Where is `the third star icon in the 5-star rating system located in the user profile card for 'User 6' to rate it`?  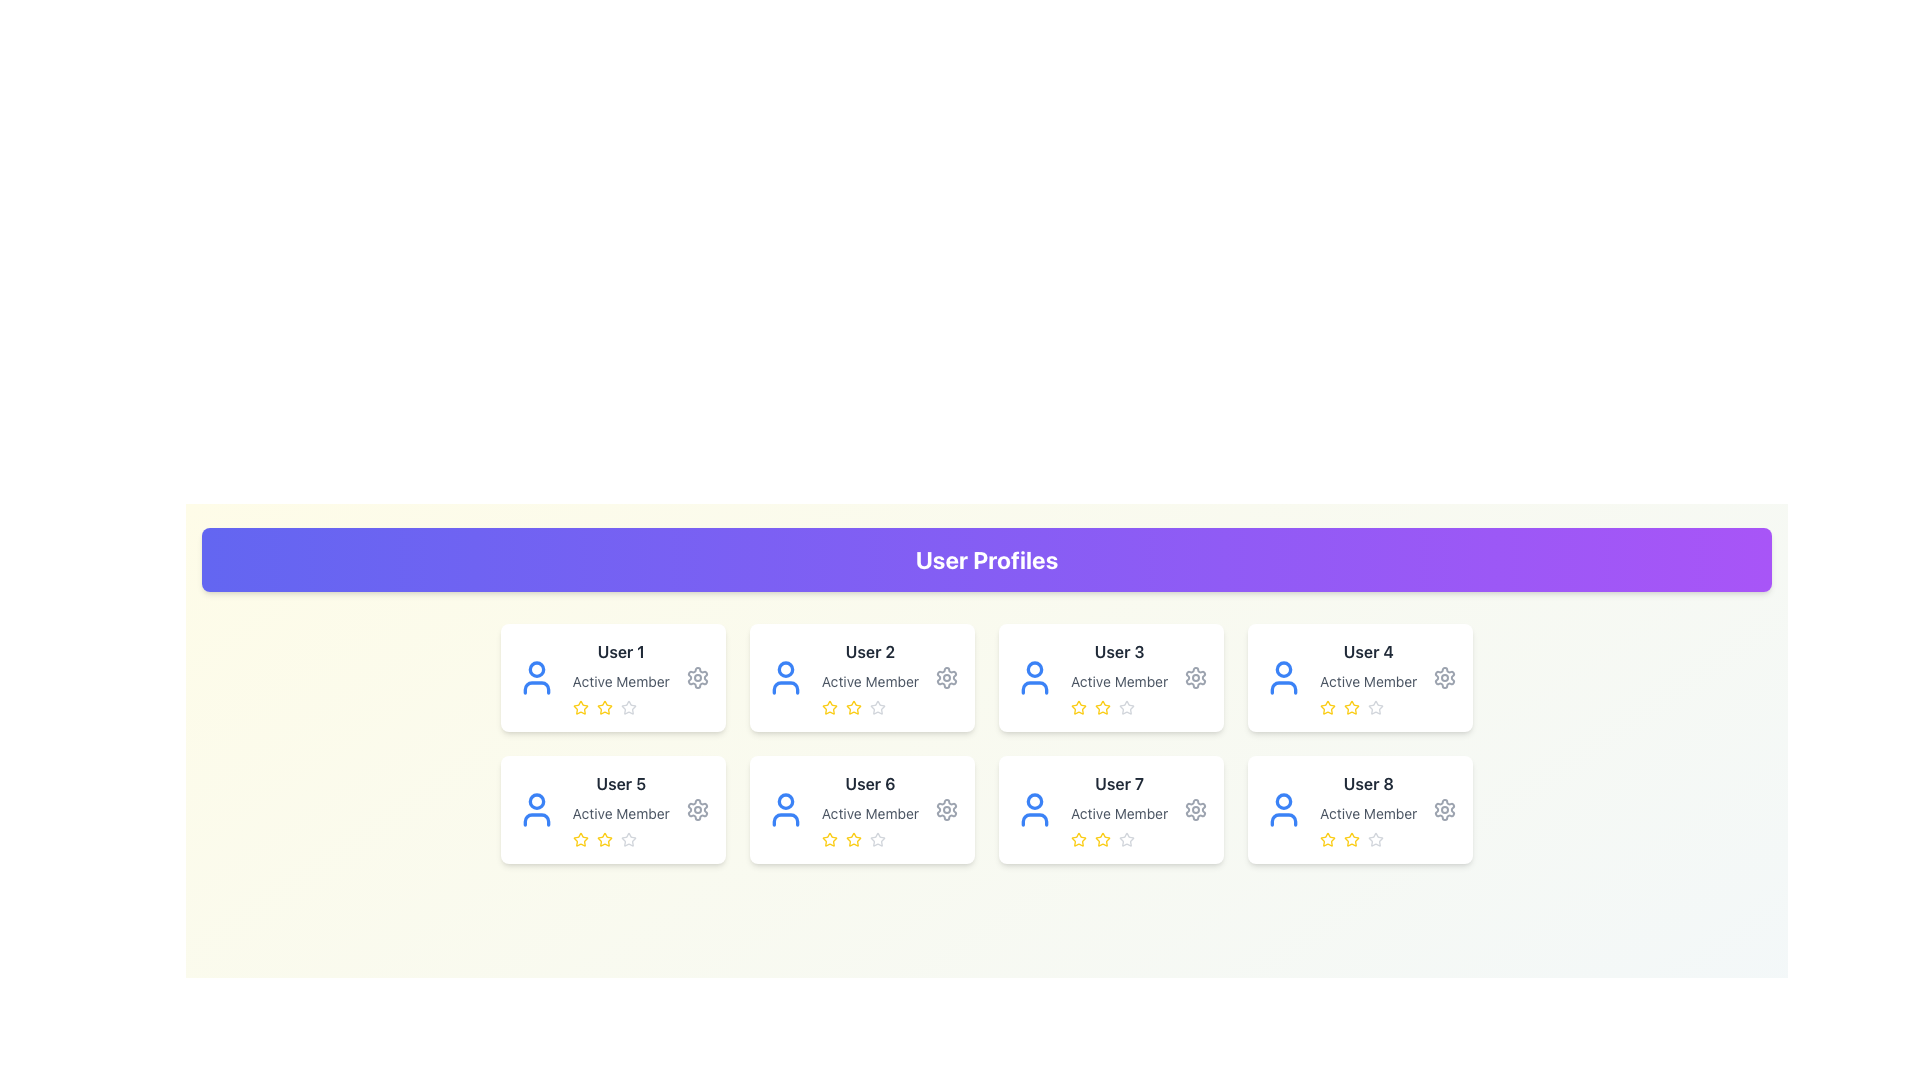
the third star icon in the 5-star rating system located in the user profile card for 'User 6' to rate it is located at coordinates (853, 840).